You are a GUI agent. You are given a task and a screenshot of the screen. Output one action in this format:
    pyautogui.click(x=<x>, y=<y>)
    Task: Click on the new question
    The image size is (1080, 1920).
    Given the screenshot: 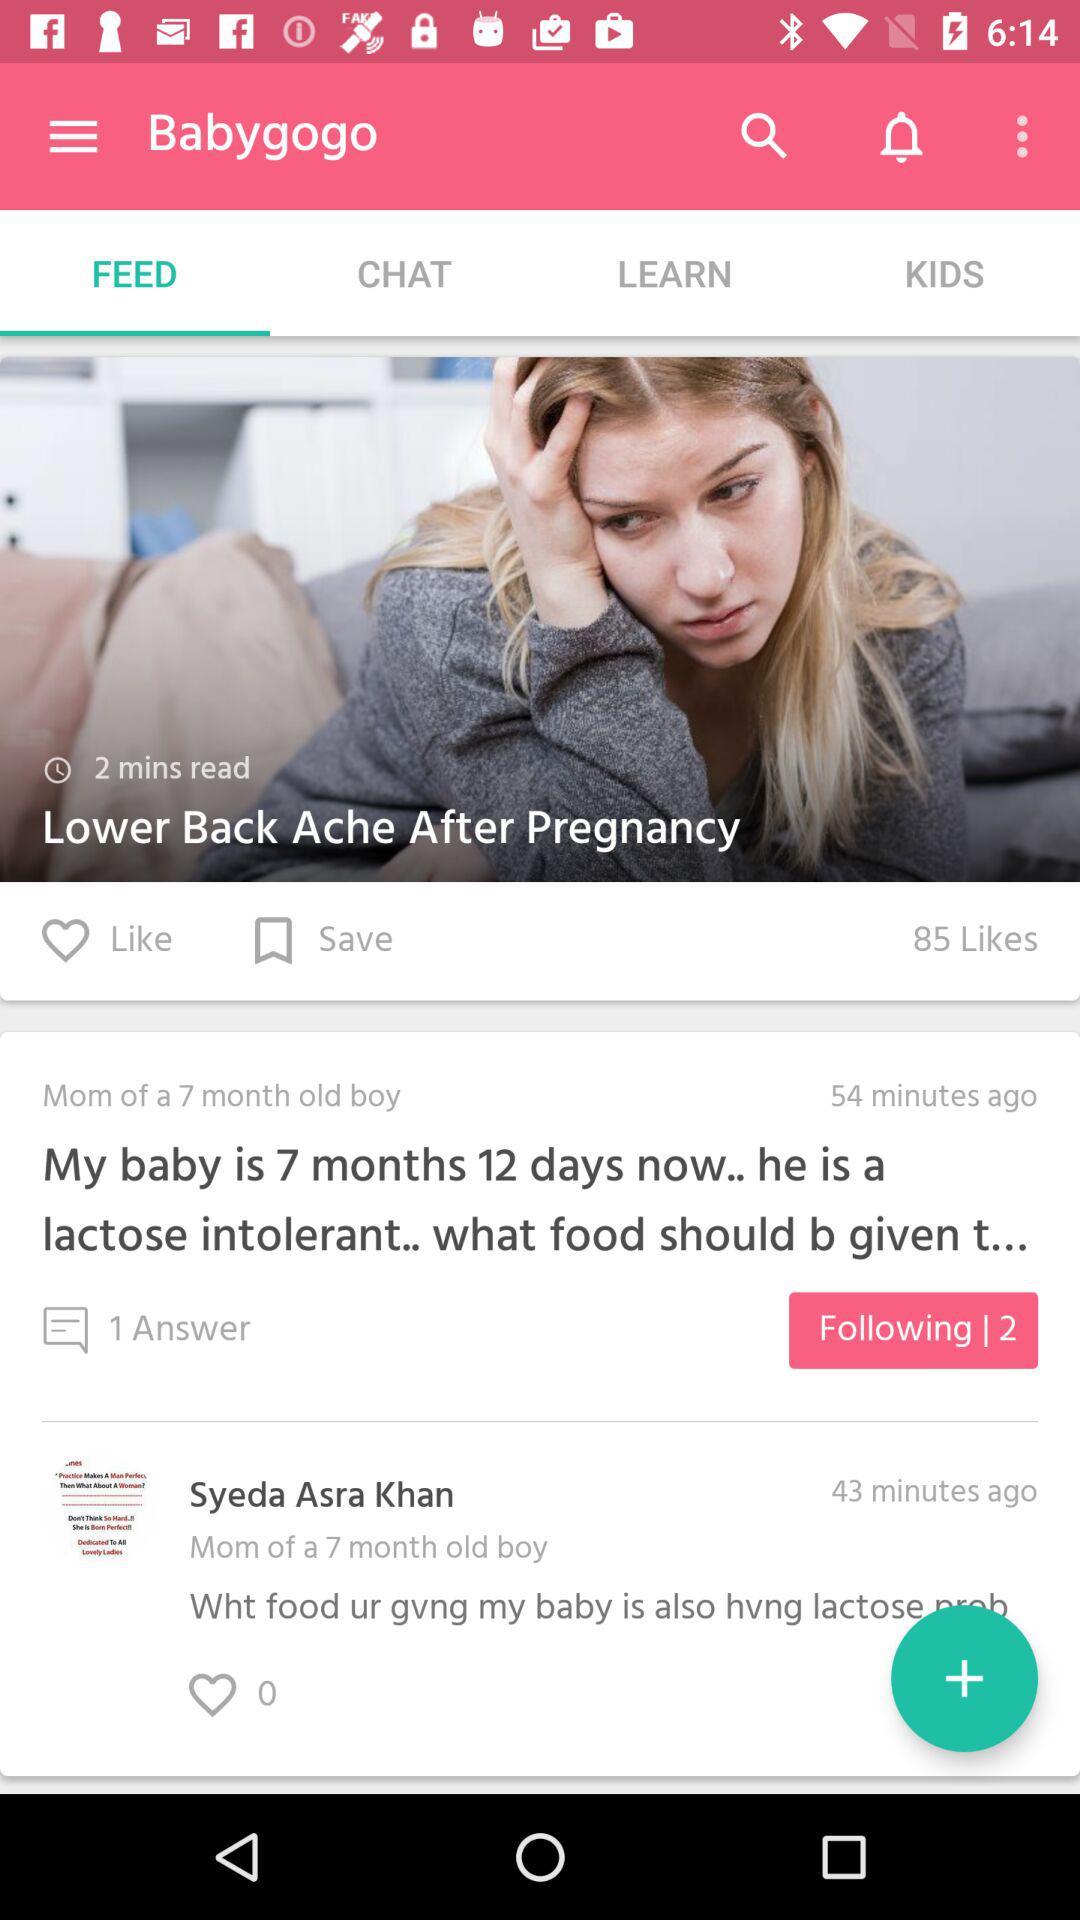 What is the action you would take?
    pyautogui.click(x=963, y=1678)
    